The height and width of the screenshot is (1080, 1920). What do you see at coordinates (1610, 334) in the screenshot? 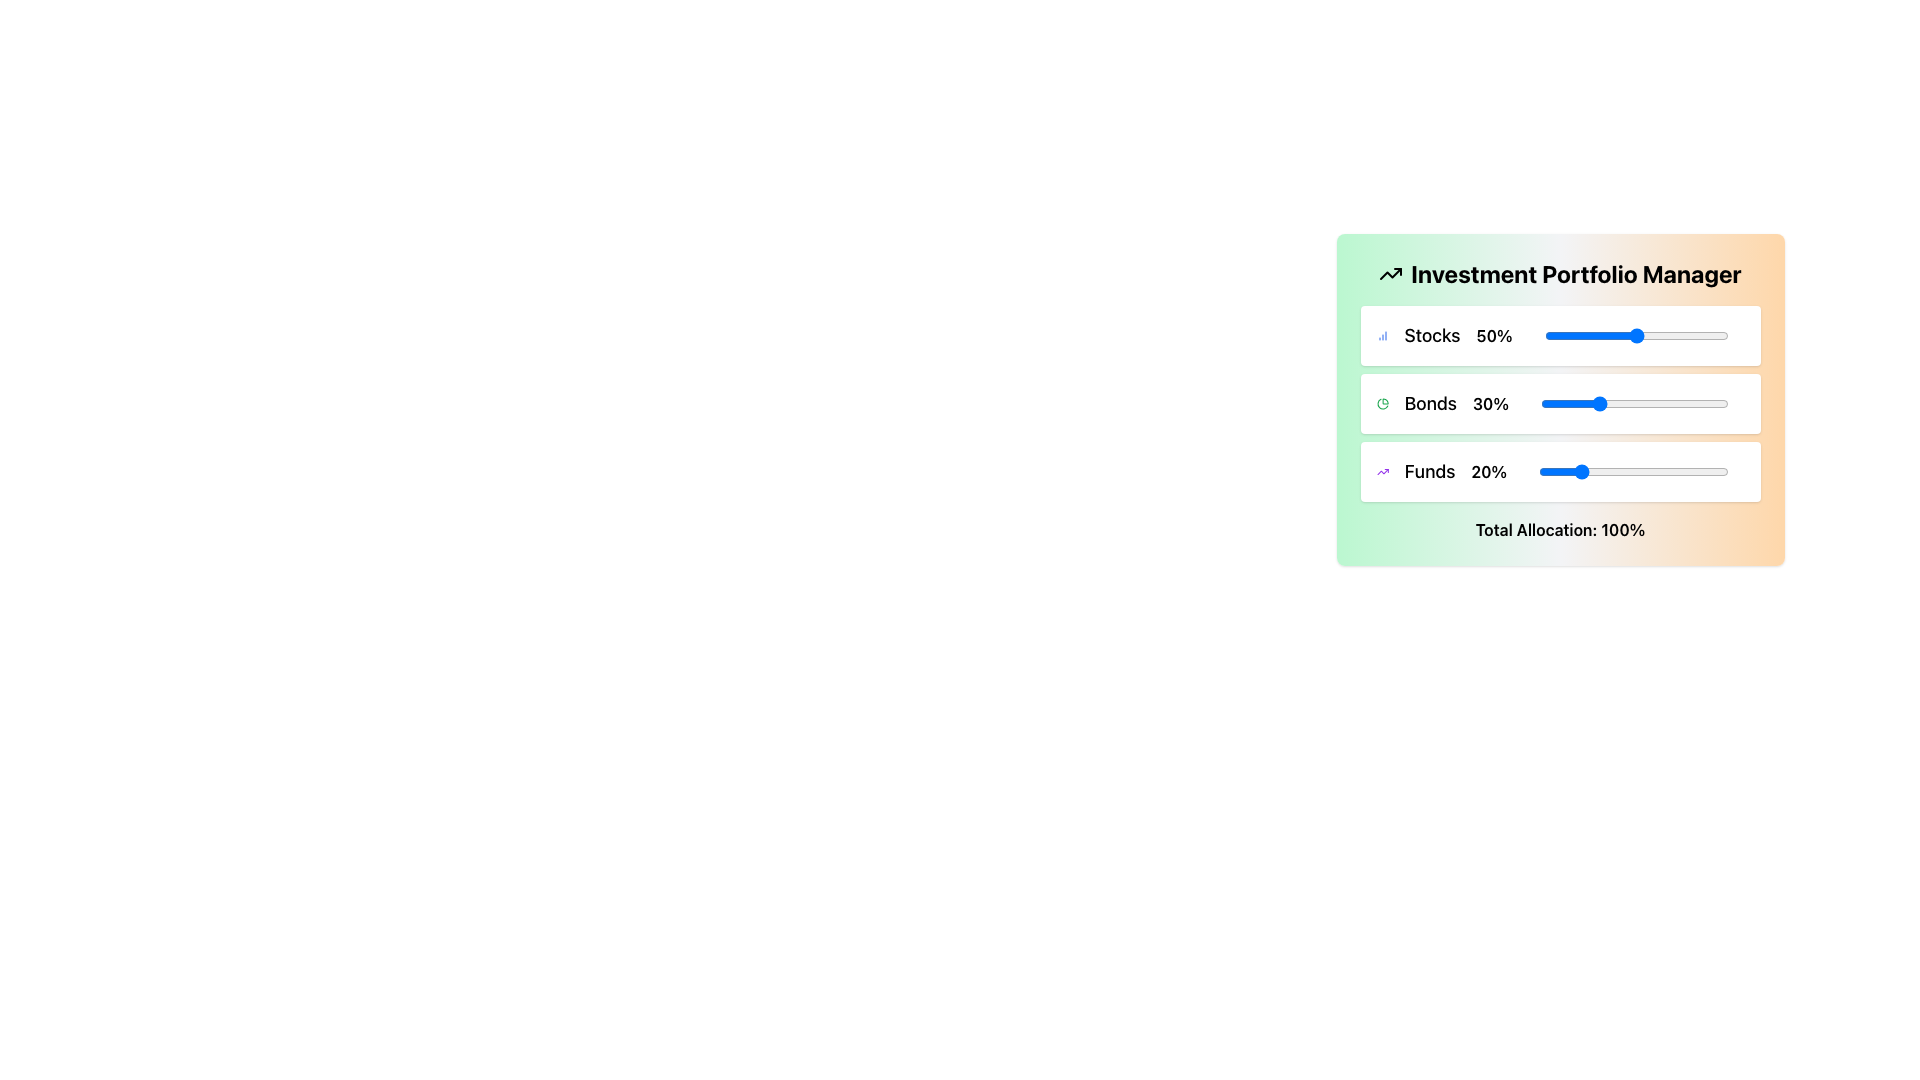
I see `the allocation percentage of the Stocks slider` at bounding box center [1610, 334].